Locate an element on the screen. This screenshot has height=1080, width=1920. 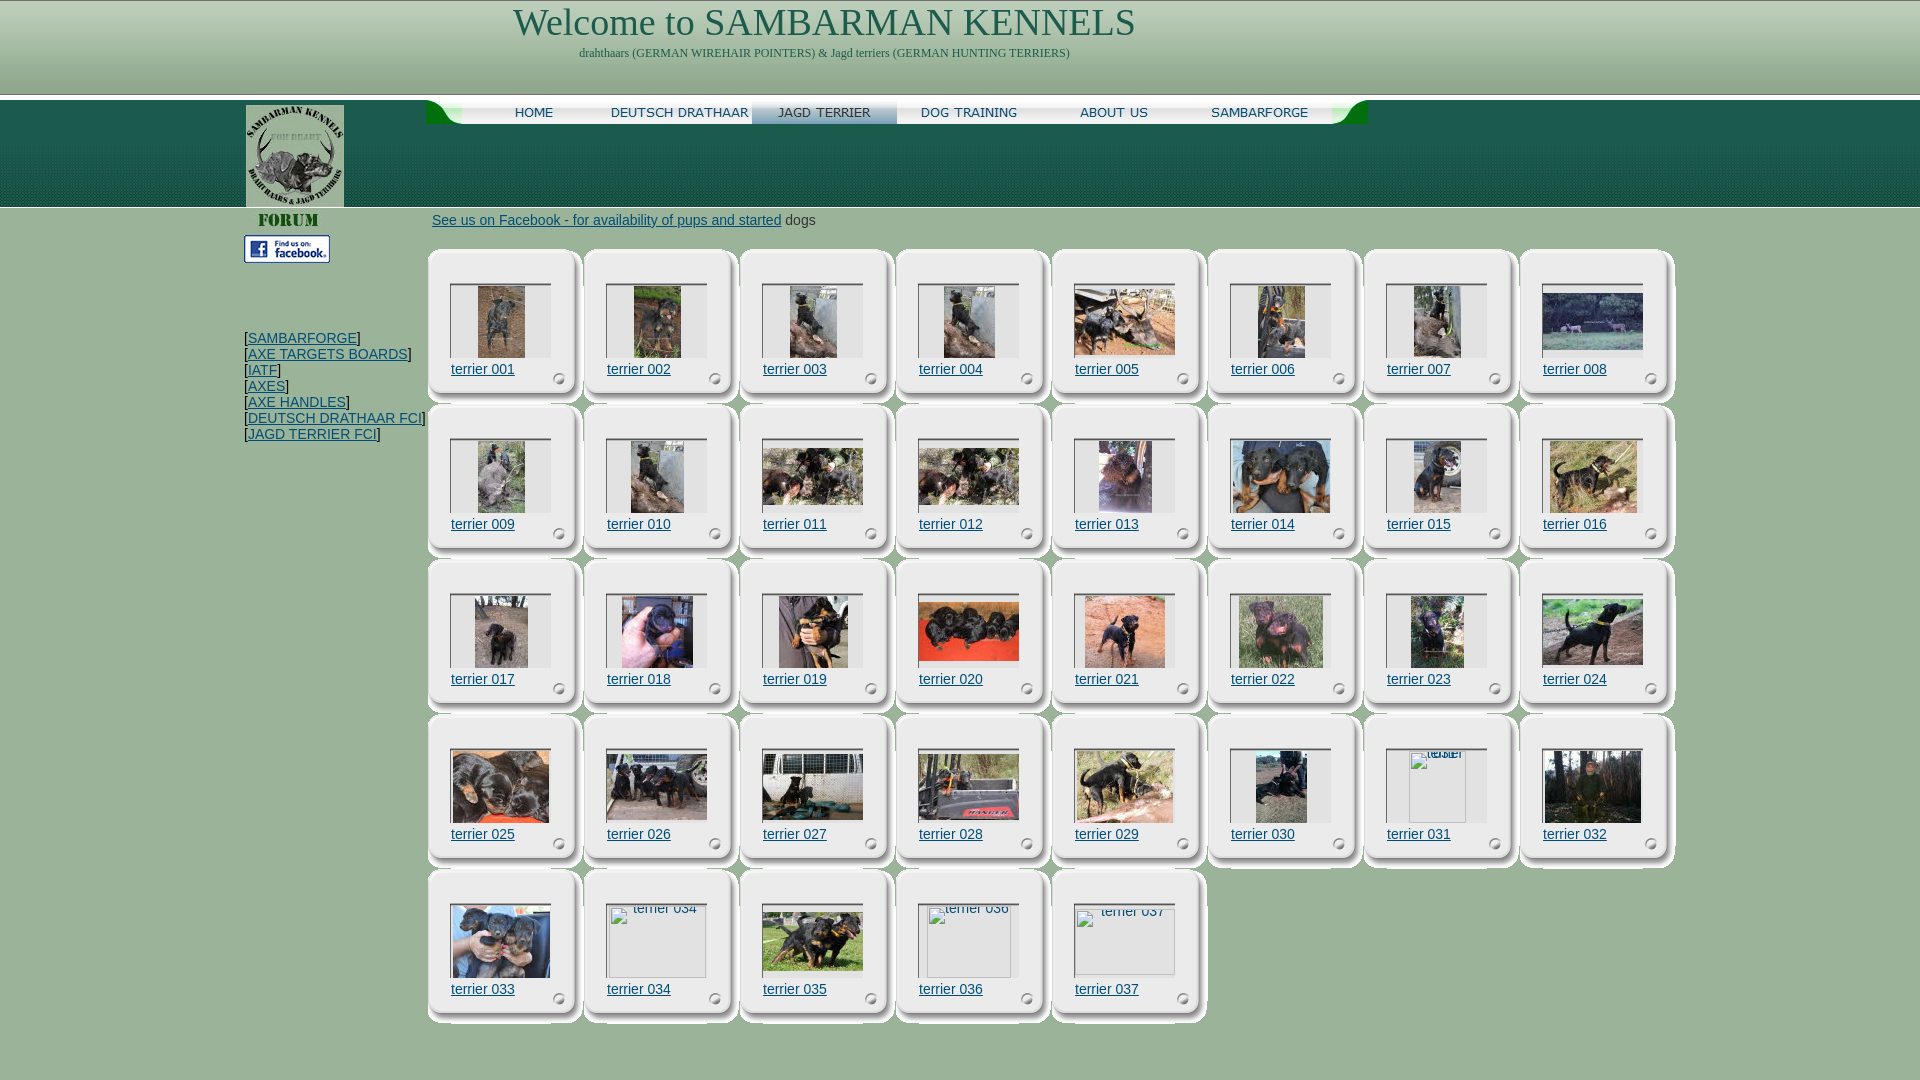
'JAGD TERRIER' is located at coordinates (751, 111).